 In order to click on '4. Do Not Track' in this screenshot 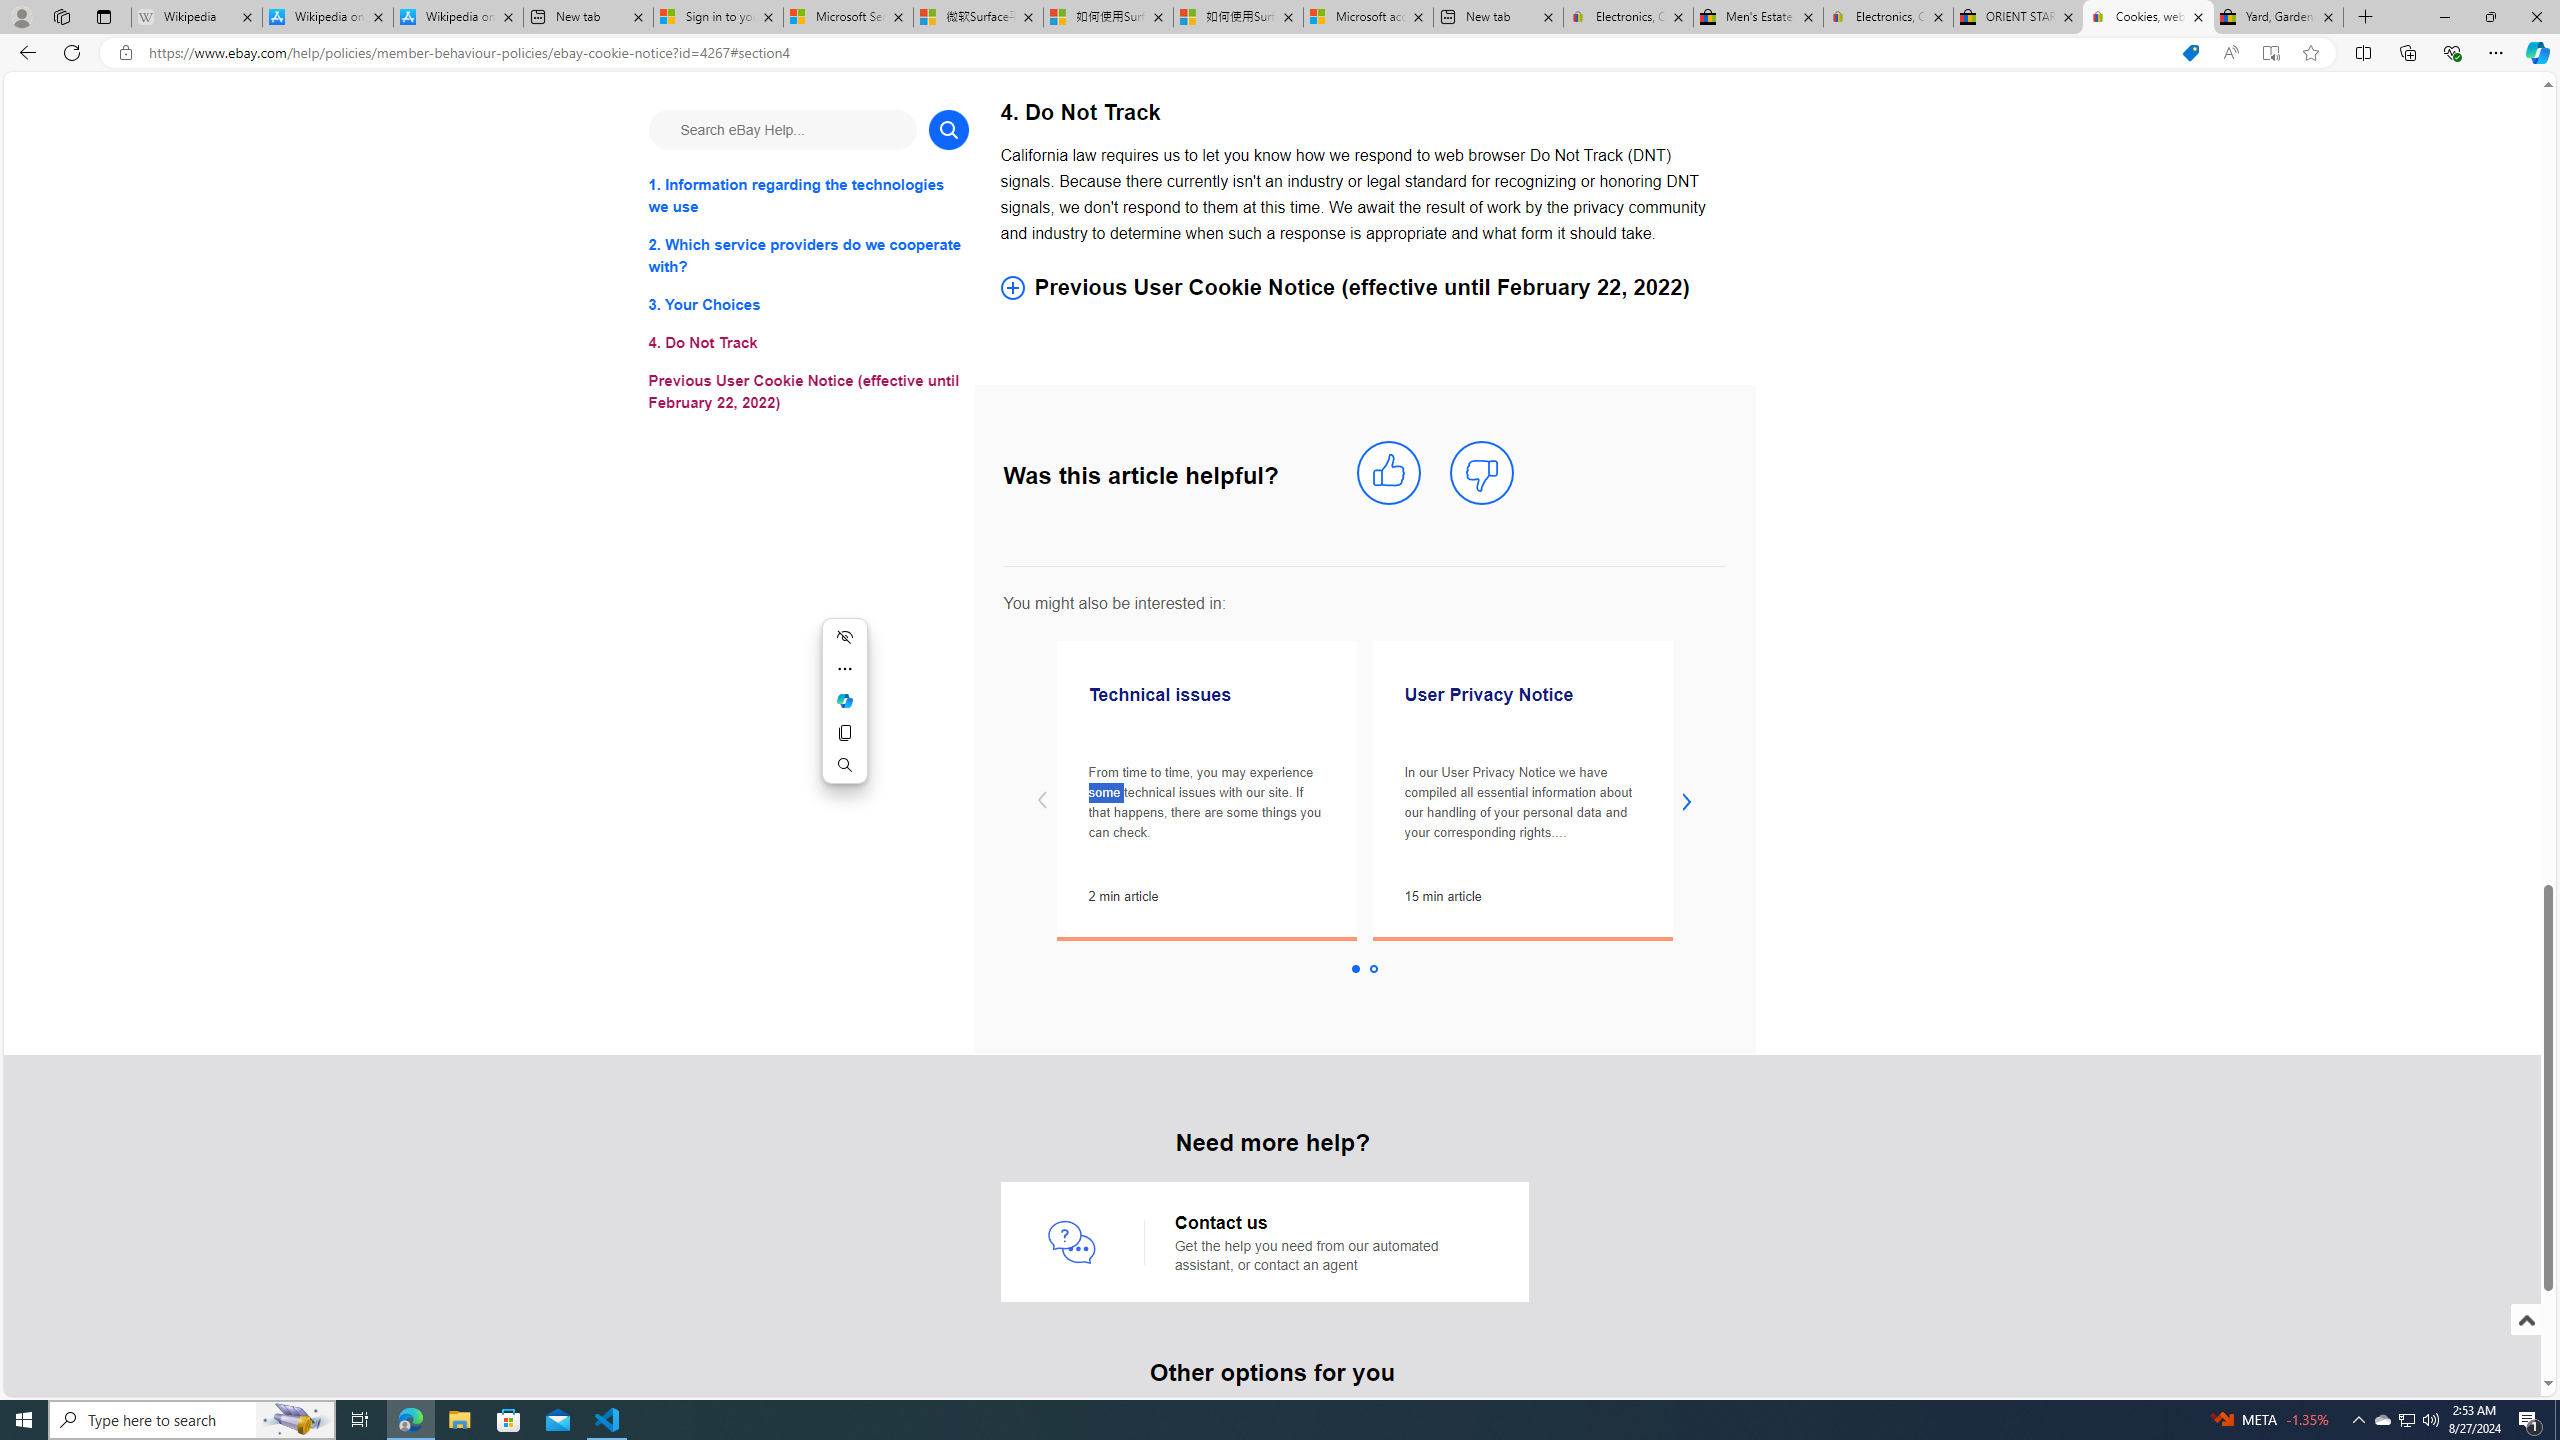, I will do `click(807, 344)`.